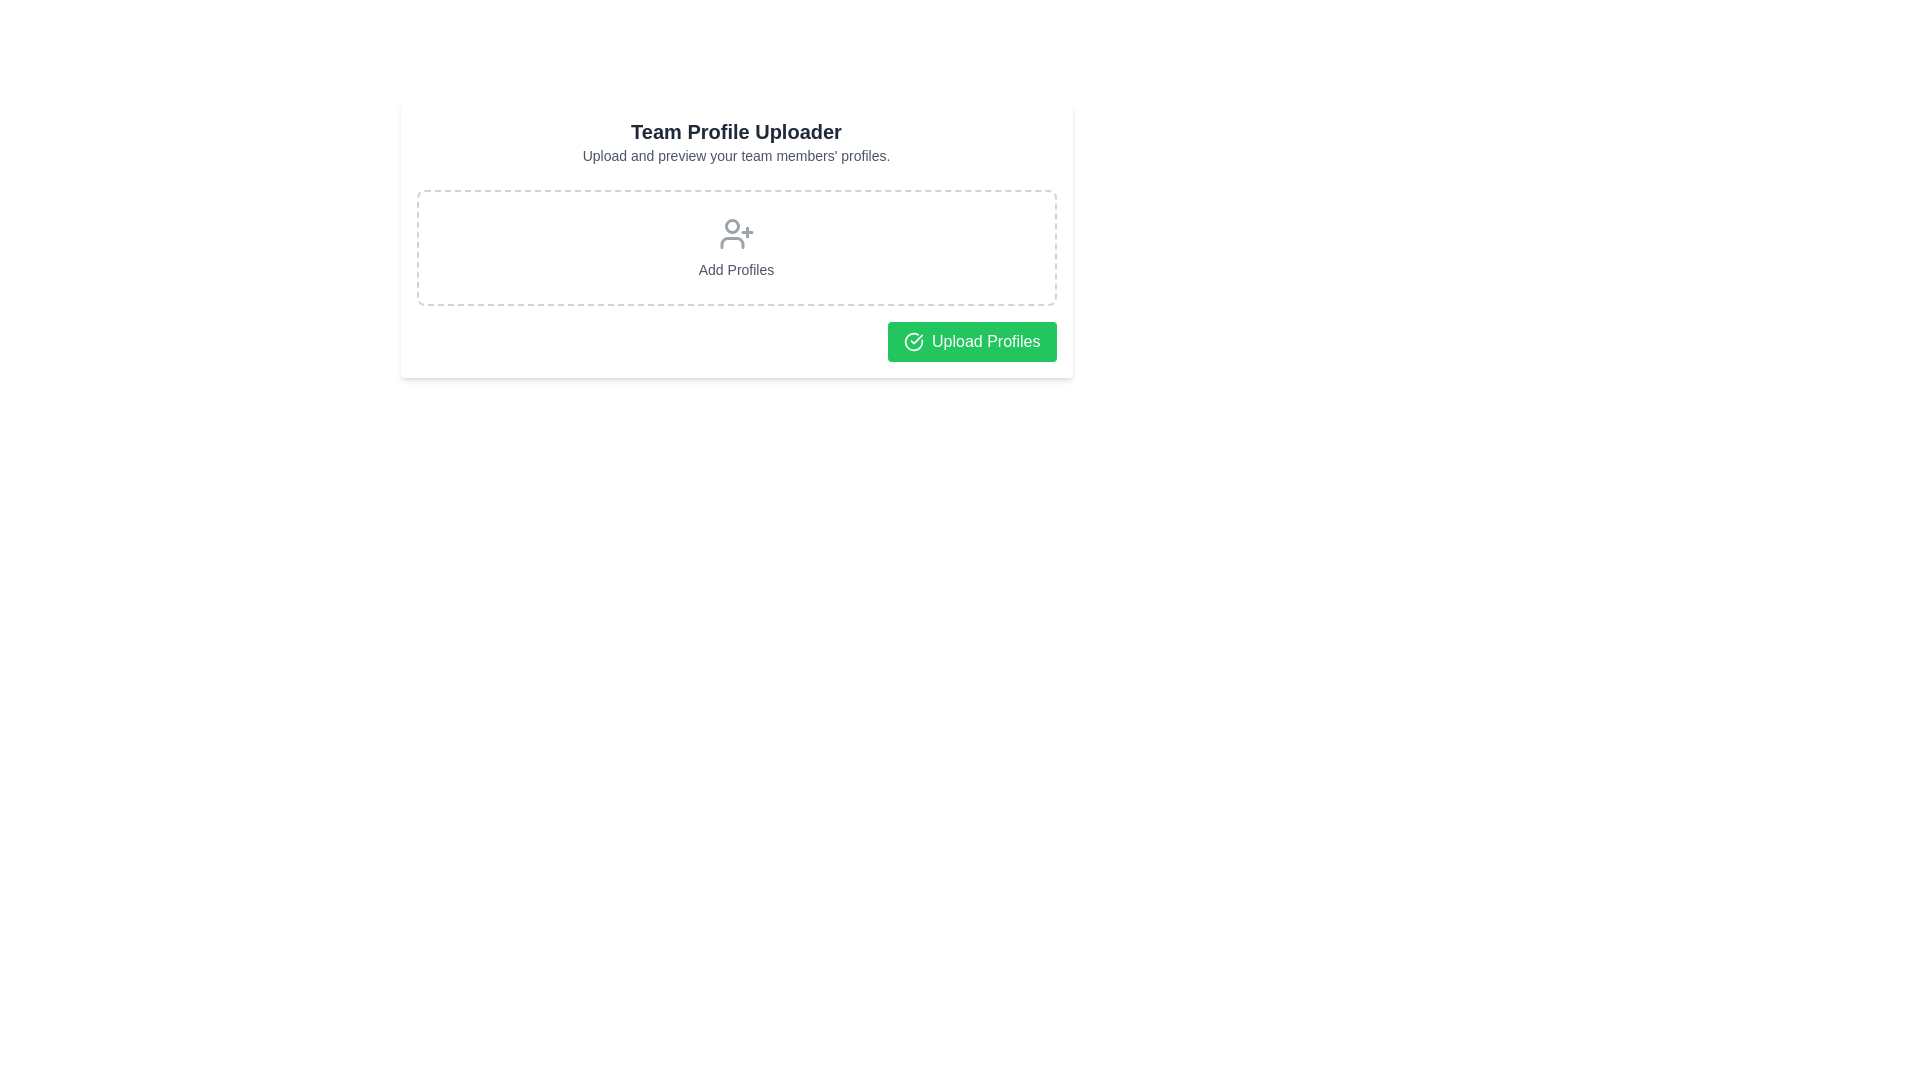 Image resolution: width=1920 pixels, height=1080 pixels. Describe the element at coordinates (730, 225) in the screenshot. I see `the Graphical Circle (SVG Element) that represents the head in the user-avatar icon for adding users or profiles` at that location.